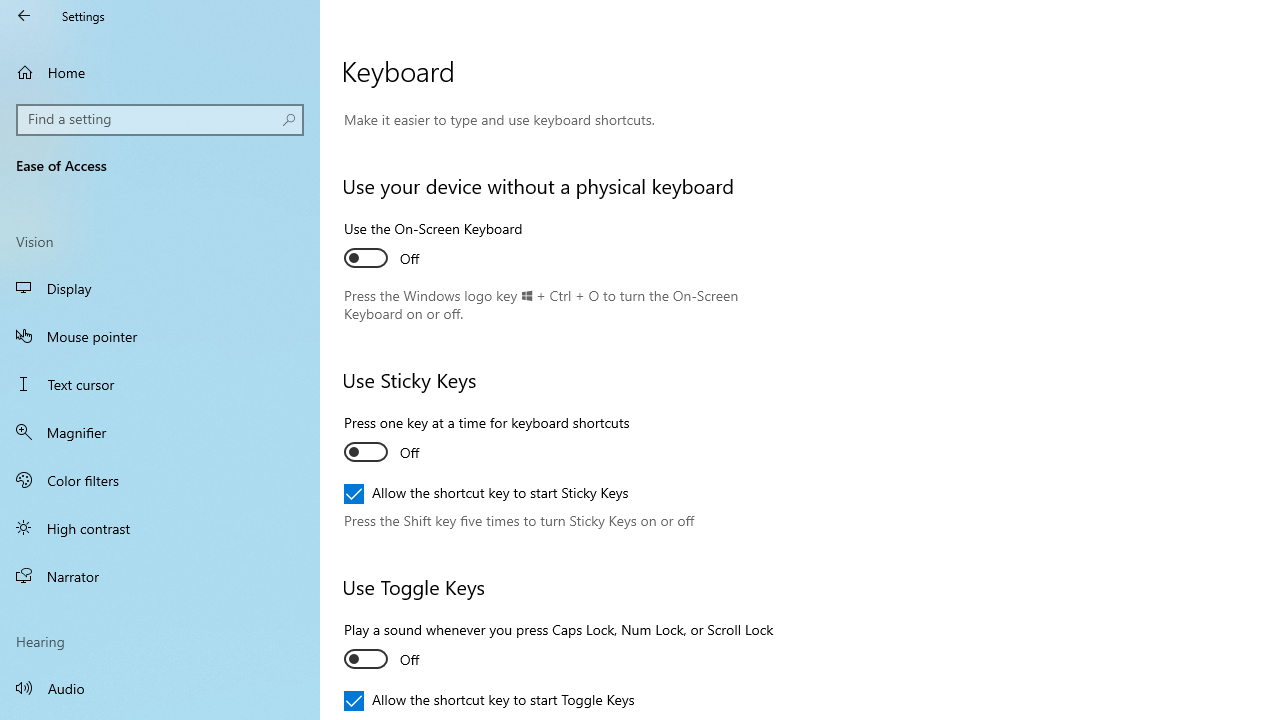  I want to click on 'Mouse pointer', so click(160, 334).